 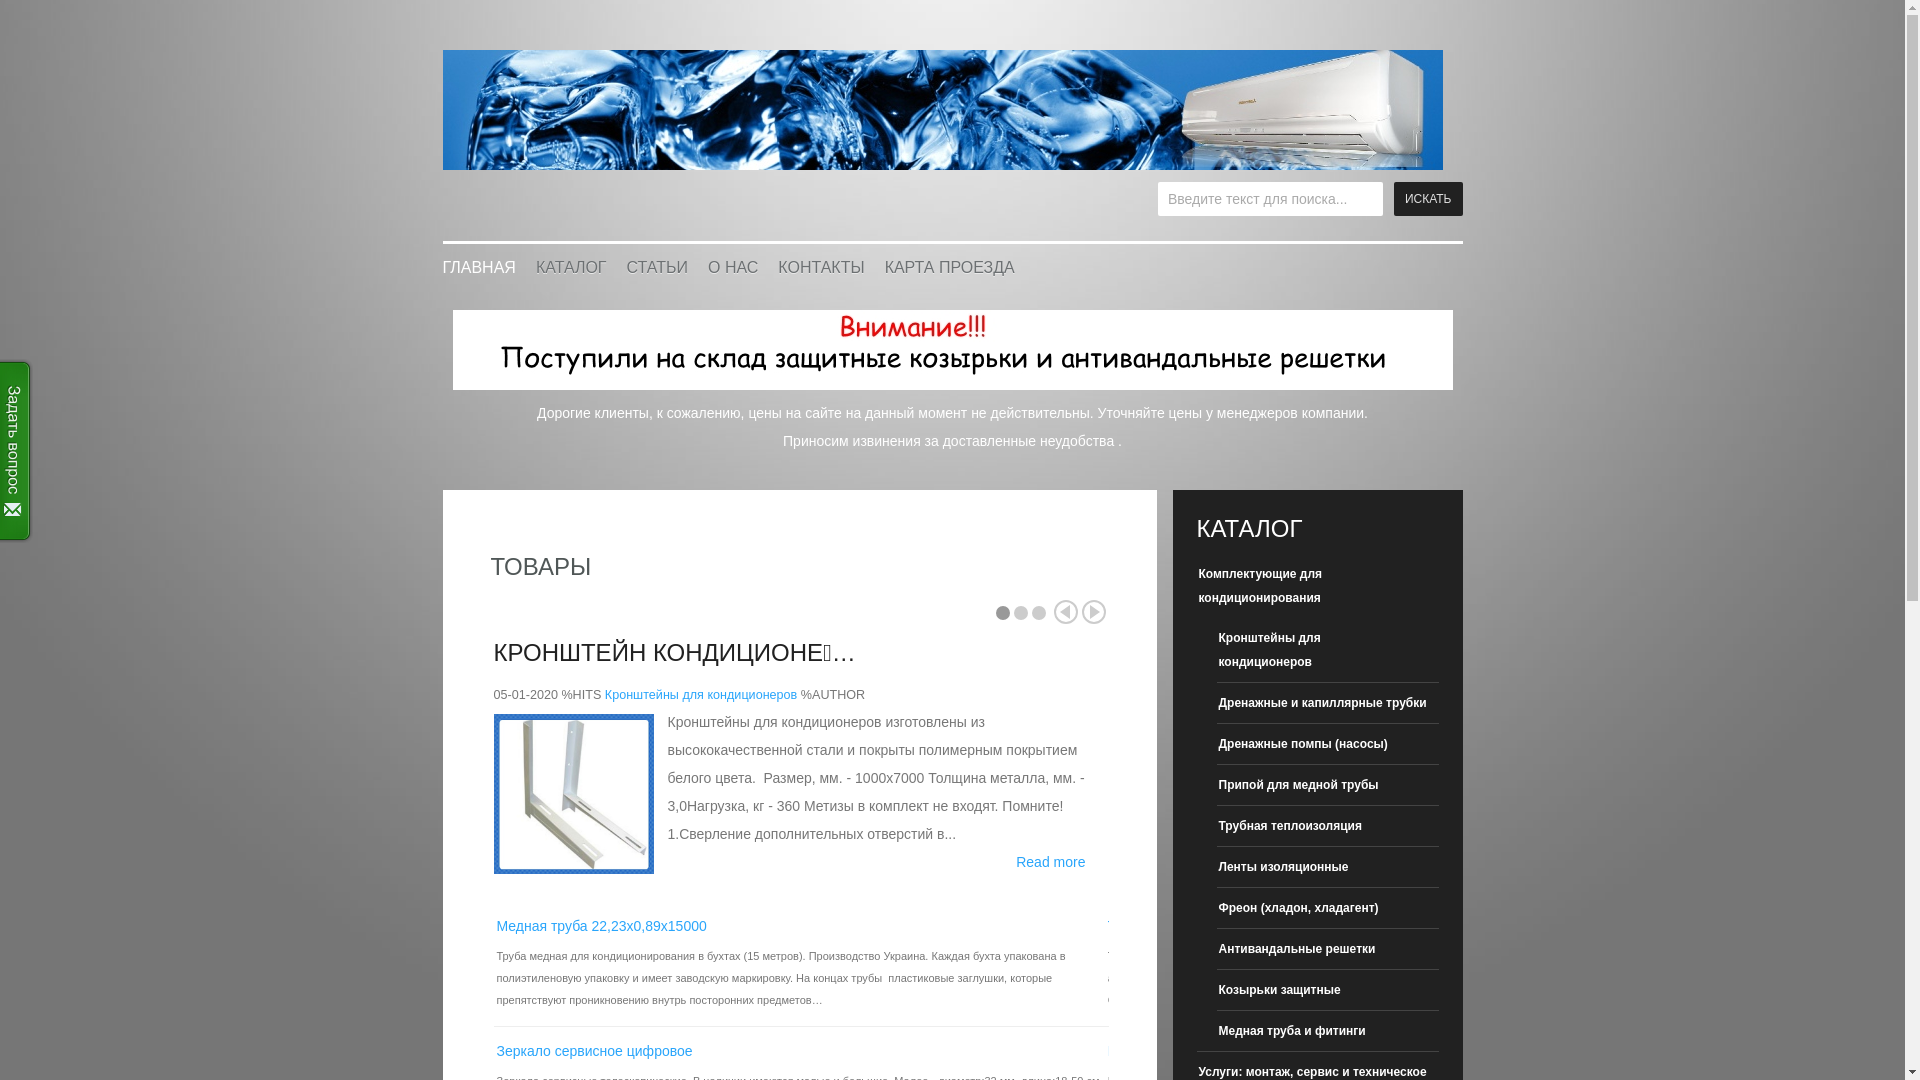 I want to click on 'Prev', so click(x=1064, y=611).